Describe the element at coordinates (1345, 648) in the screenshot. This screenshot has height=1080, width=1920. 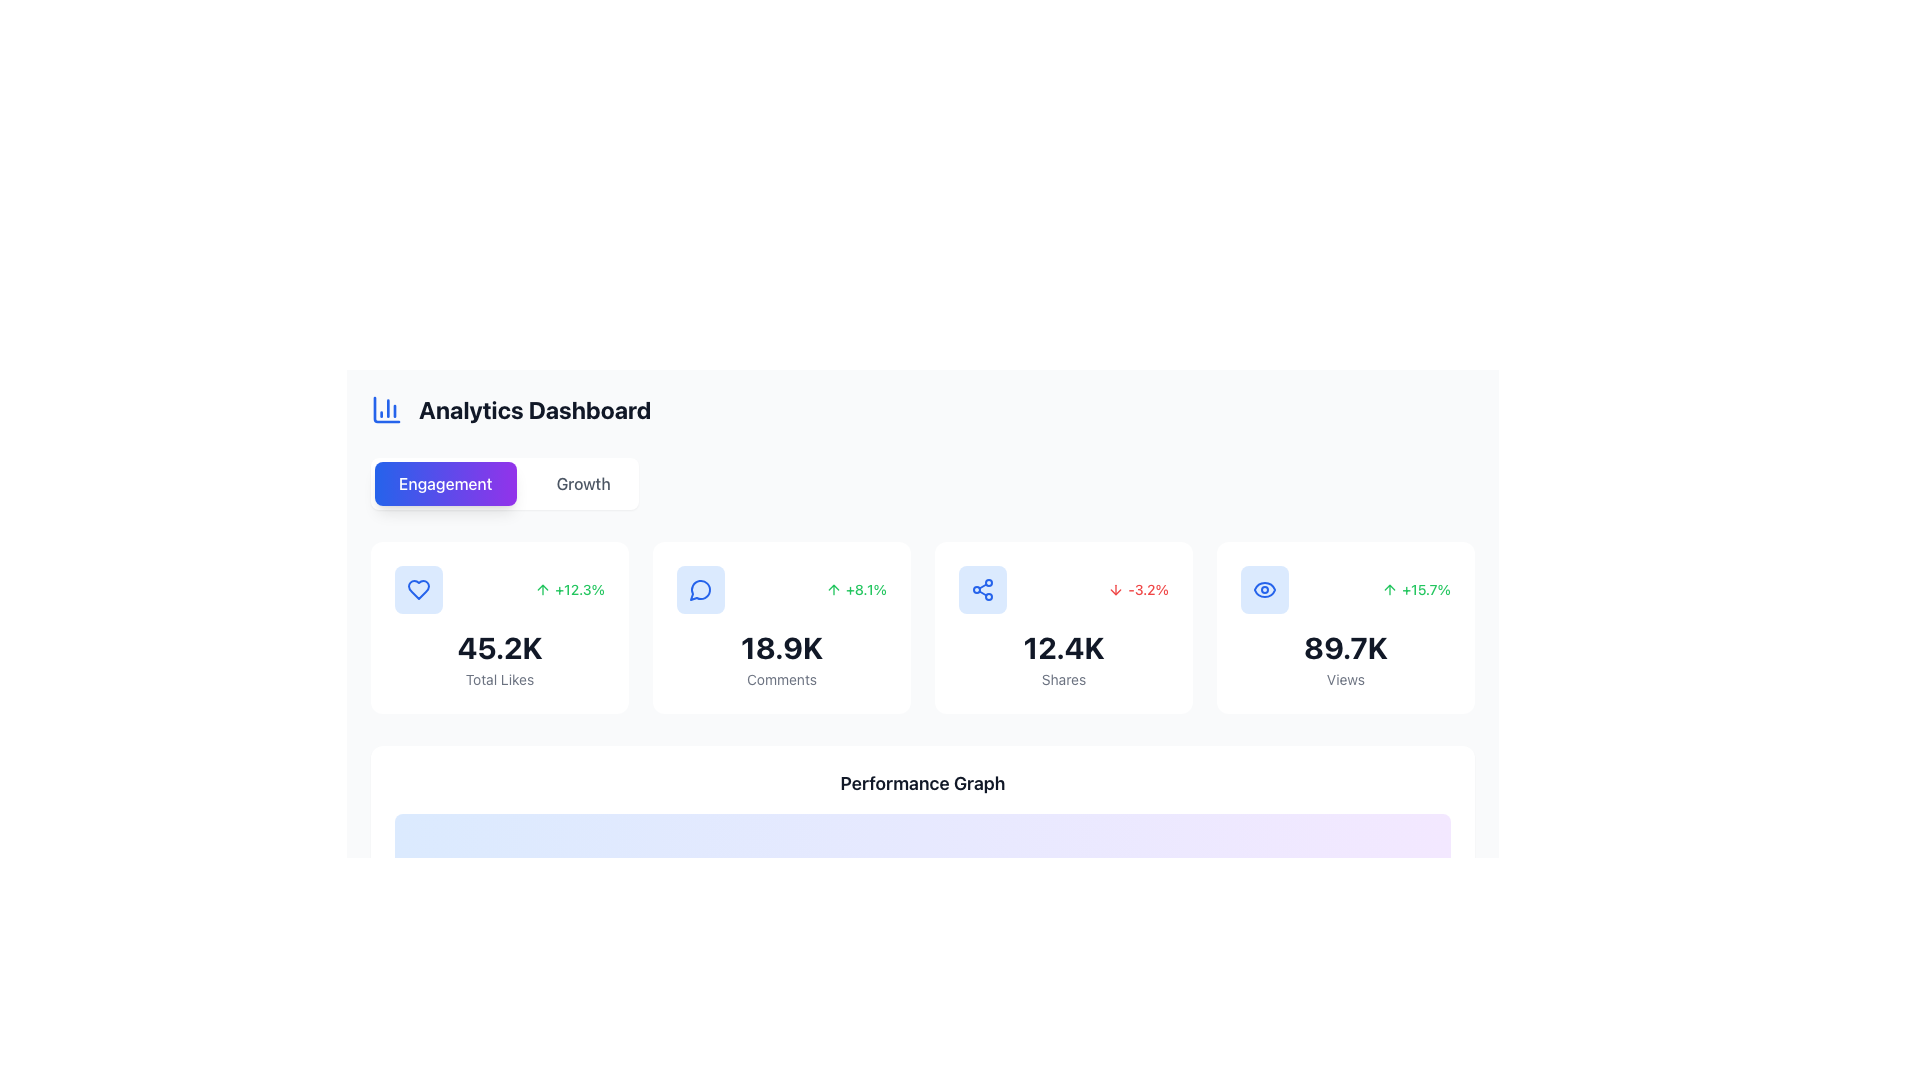
I see `the text label displaying '89.7K' within the white card in the 'Engagement' section of the dashboard` at that location.